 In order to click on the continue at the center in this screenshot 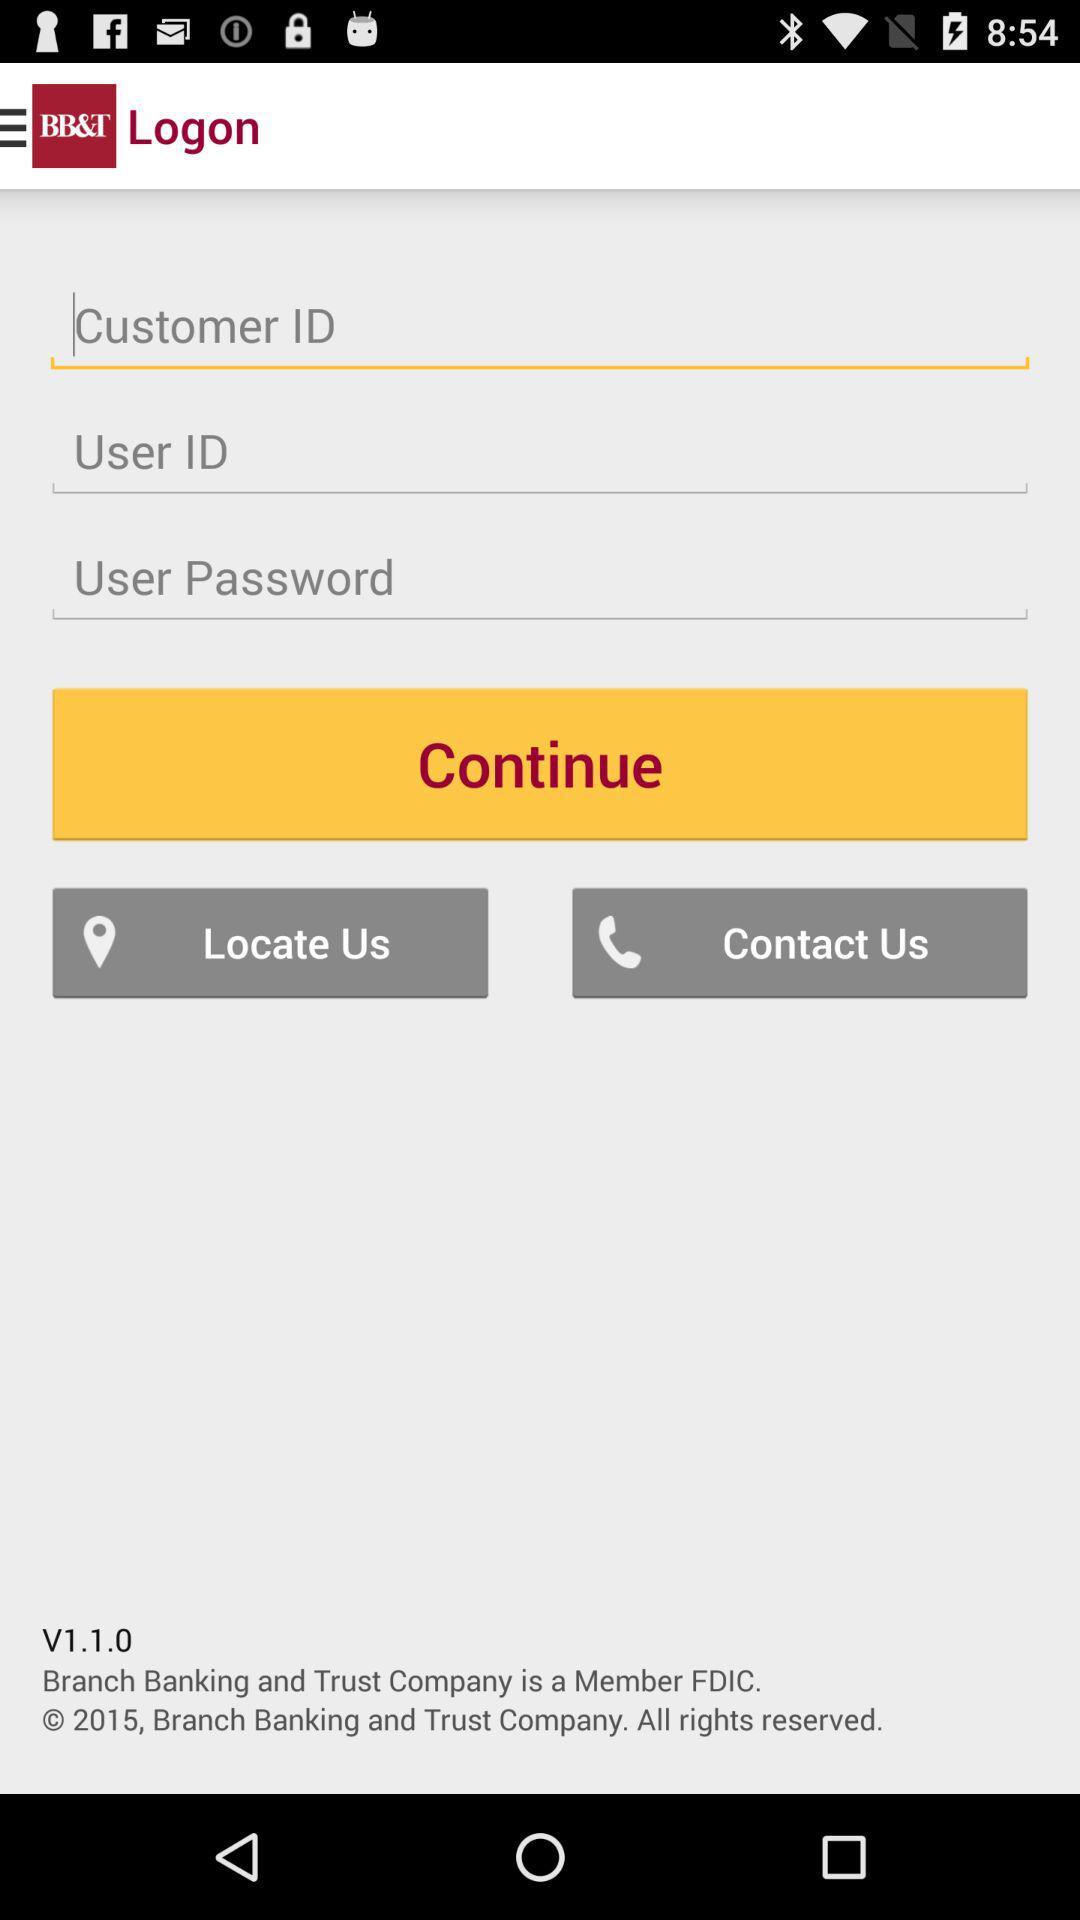, I will do `click(540, 762)`.